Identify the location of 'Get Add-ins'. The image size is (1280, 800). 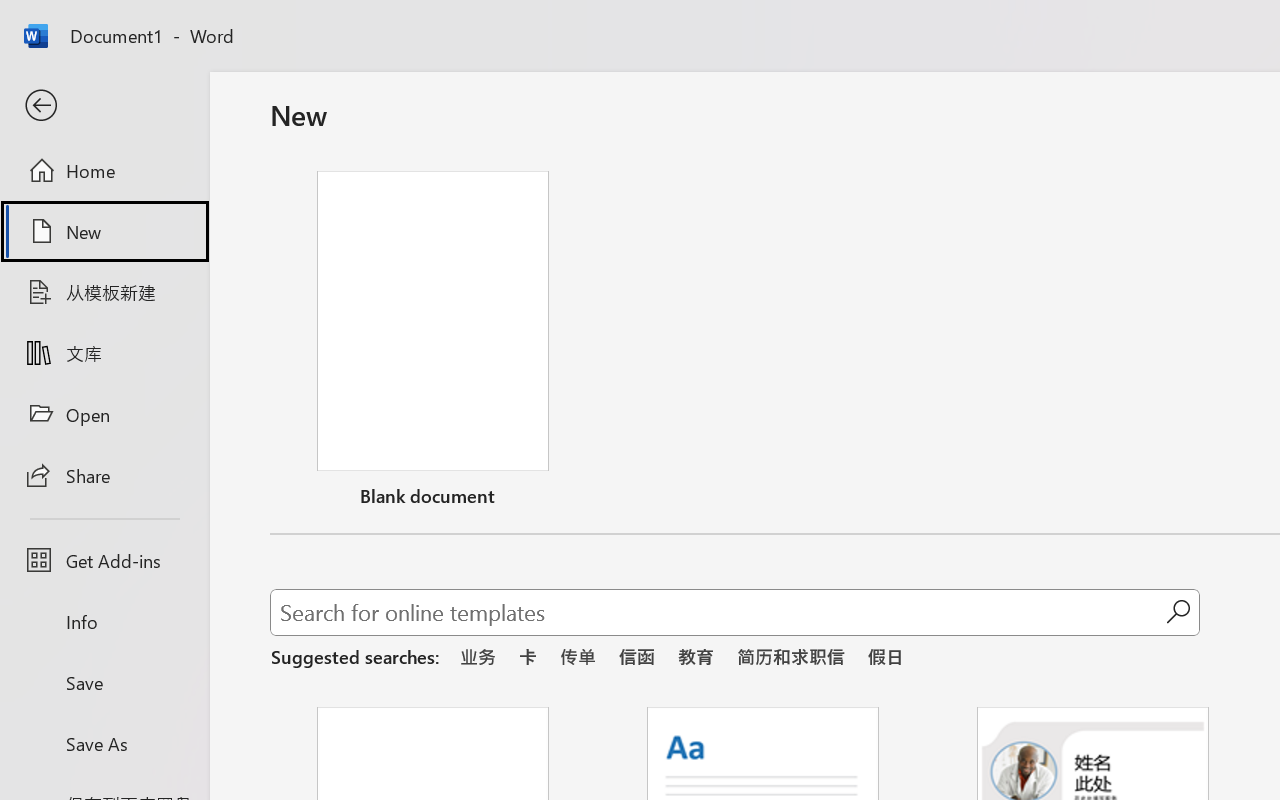
(103, 560).